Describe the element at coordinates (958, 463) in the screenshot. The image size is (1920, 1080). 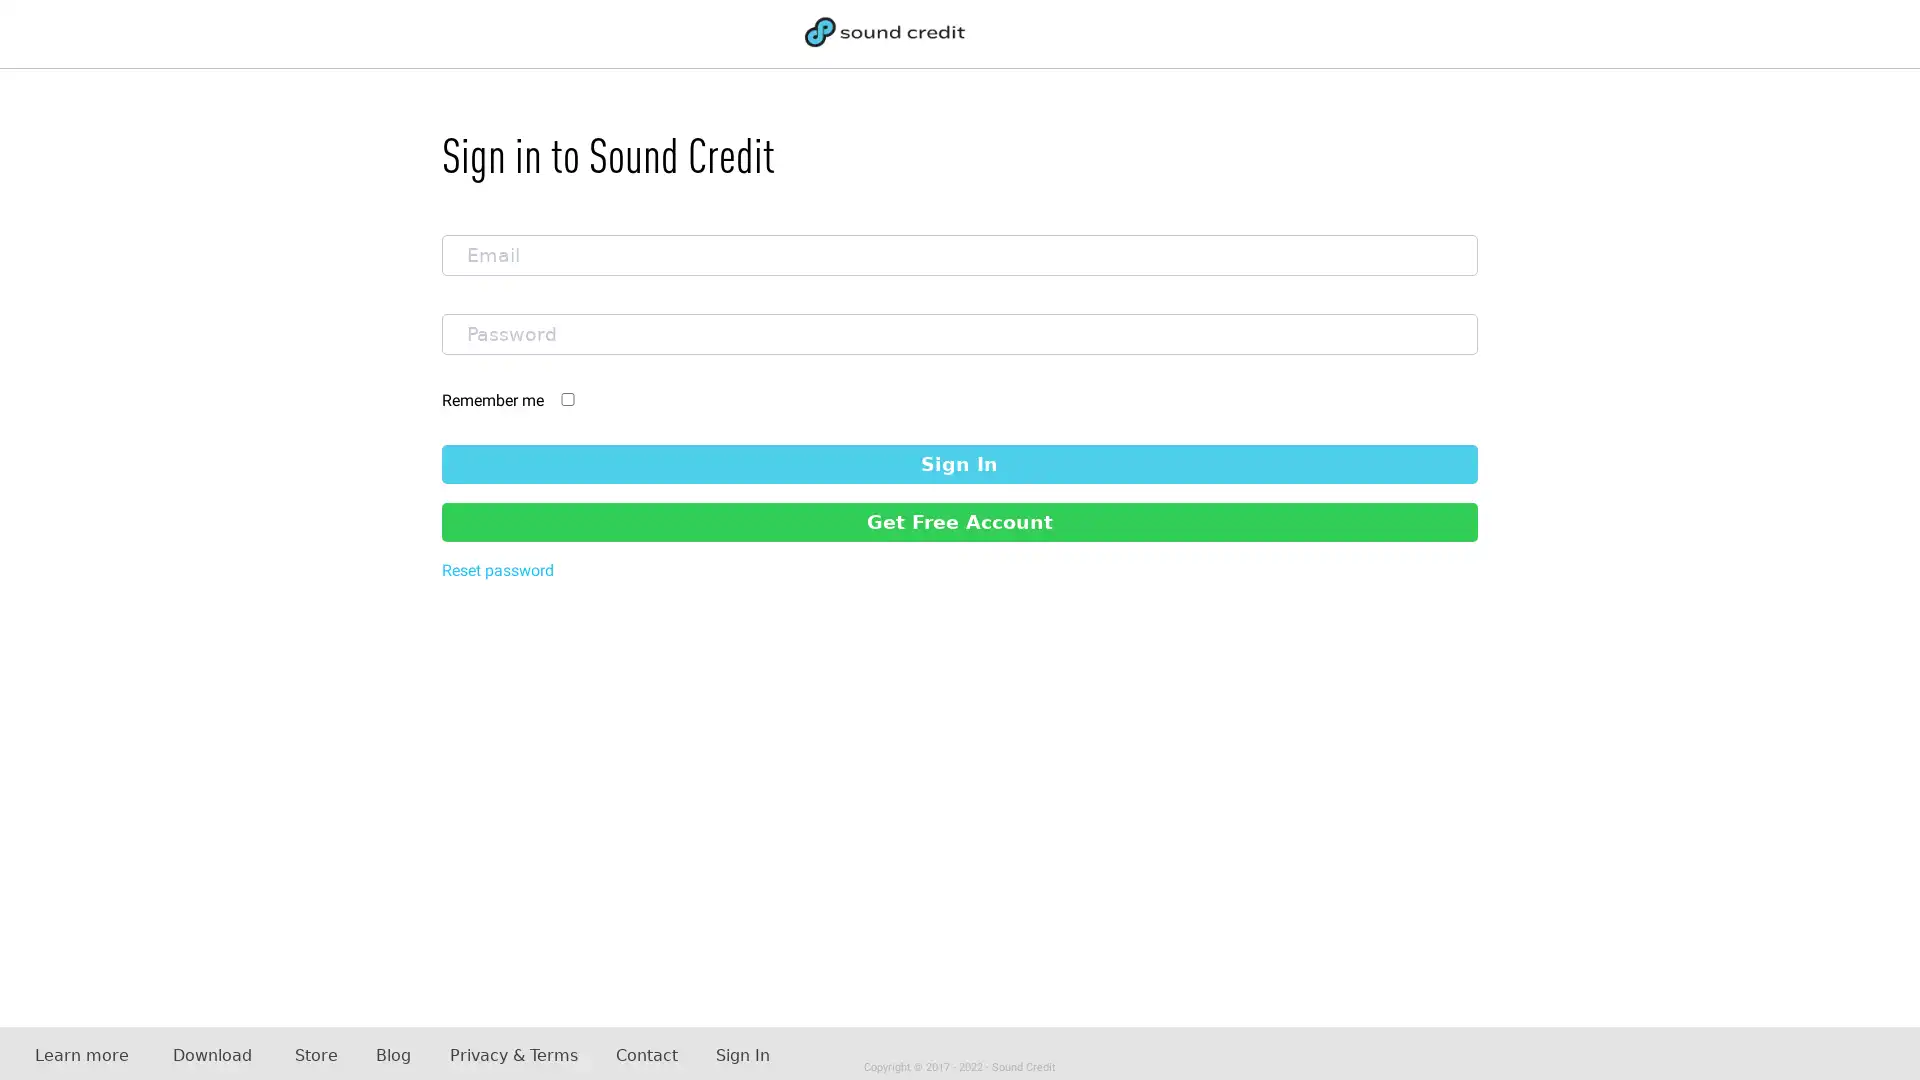
I see `Sign In` at that location.